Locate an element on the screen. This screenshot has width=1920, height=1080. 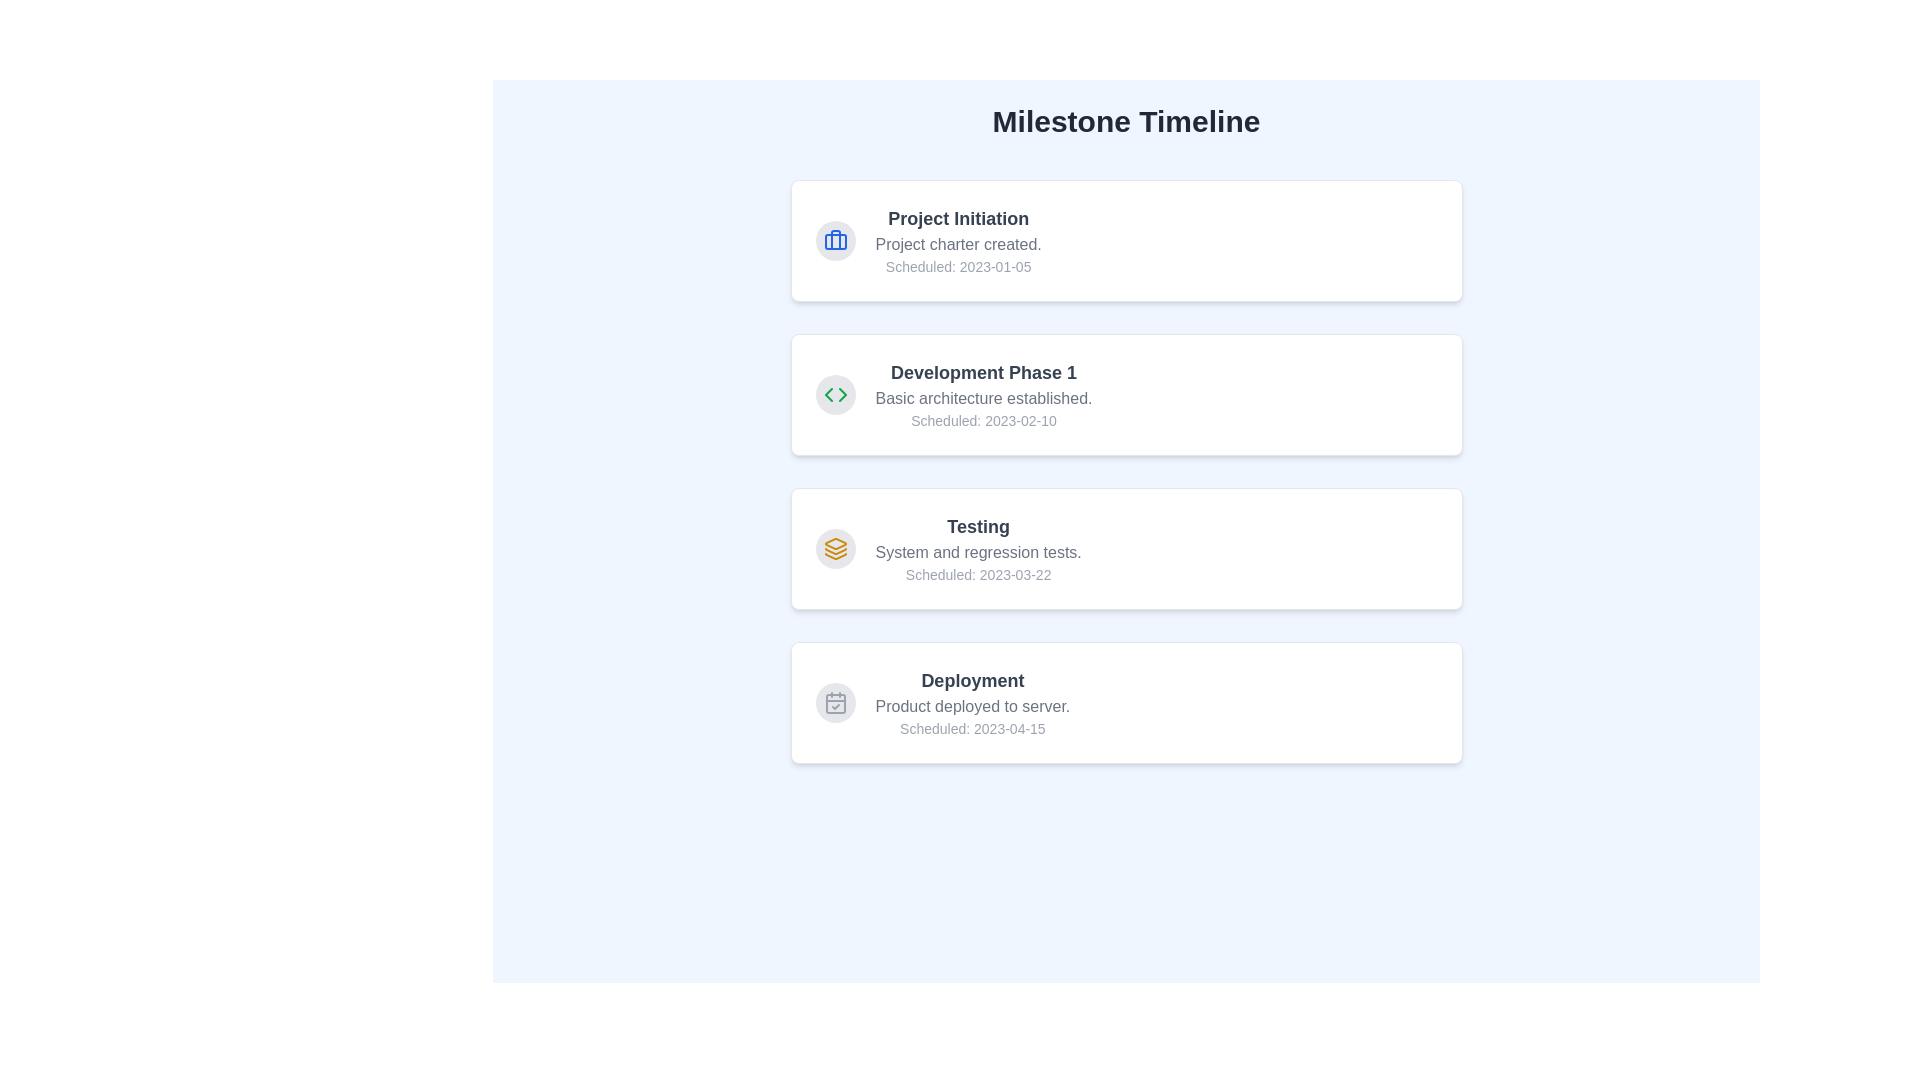
the multiline text block inside the card that displays details about a specific phase in the milestone timeline, positioned second from the top in a vertical list is located at coordinates (983, 394).